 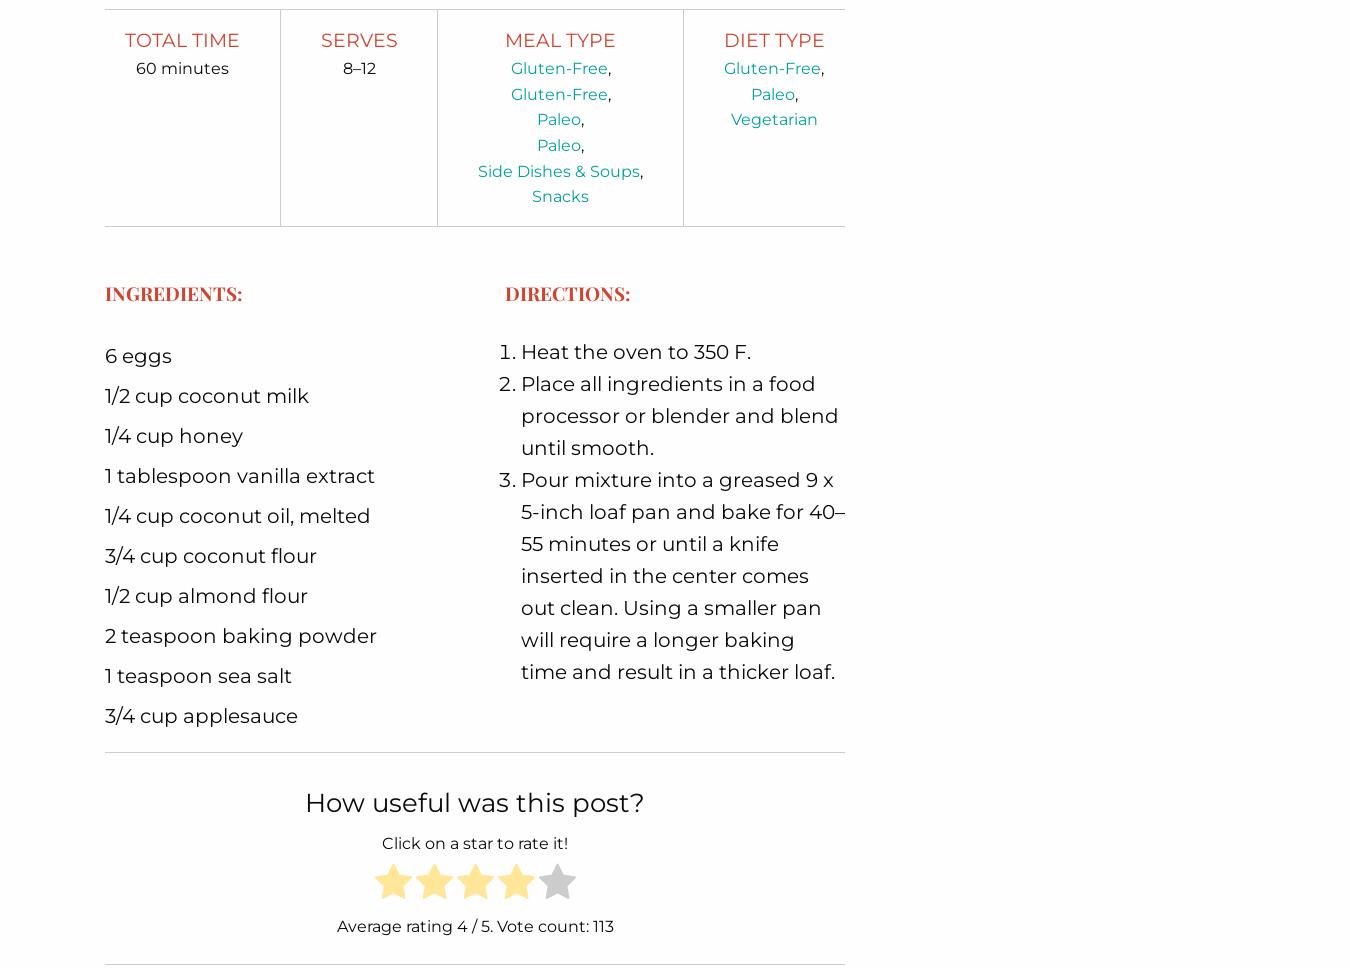 What do you see at coordinates (181, 39) in the screenshot?
I see `'Total Time'` at bounding box center [181, 39].